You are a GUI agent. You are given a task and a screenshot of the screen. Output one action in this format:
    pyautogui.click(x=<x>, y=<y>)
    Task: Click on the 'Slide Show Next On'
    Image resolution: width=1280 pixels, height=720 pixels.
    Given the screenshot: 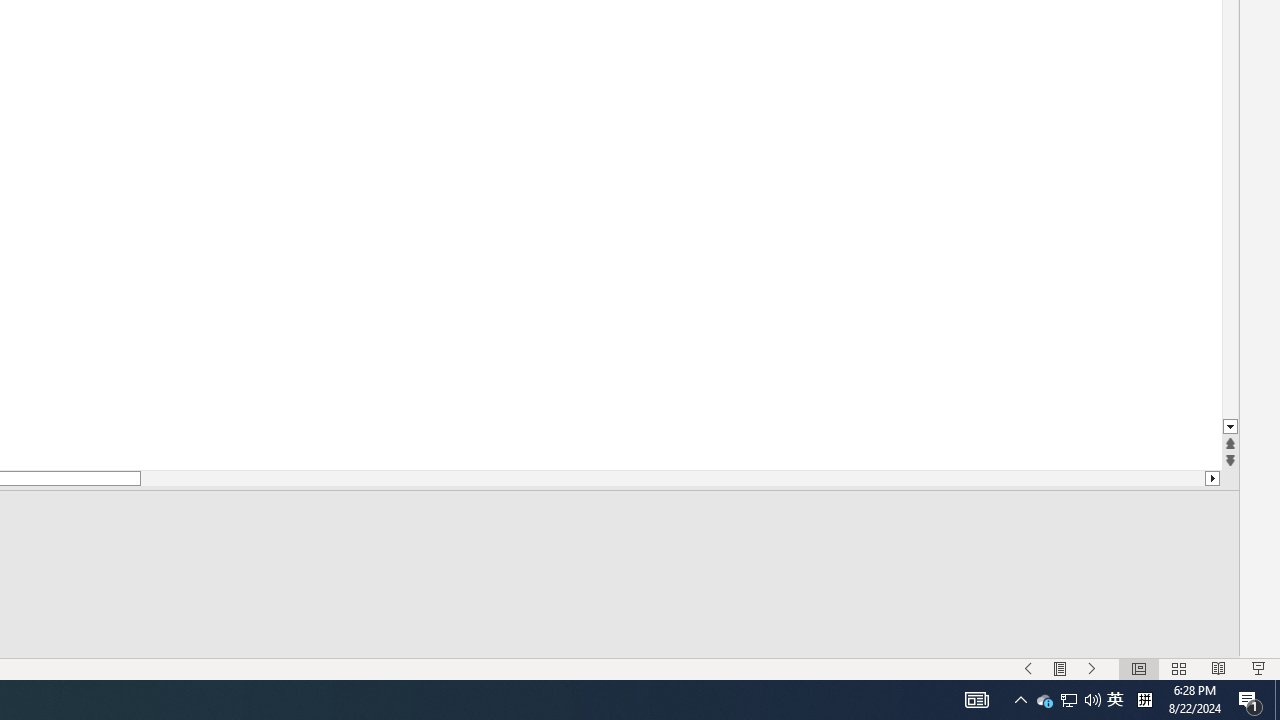 What is the action you would take?
    pyautogui.click(x=1091, y=669)
    